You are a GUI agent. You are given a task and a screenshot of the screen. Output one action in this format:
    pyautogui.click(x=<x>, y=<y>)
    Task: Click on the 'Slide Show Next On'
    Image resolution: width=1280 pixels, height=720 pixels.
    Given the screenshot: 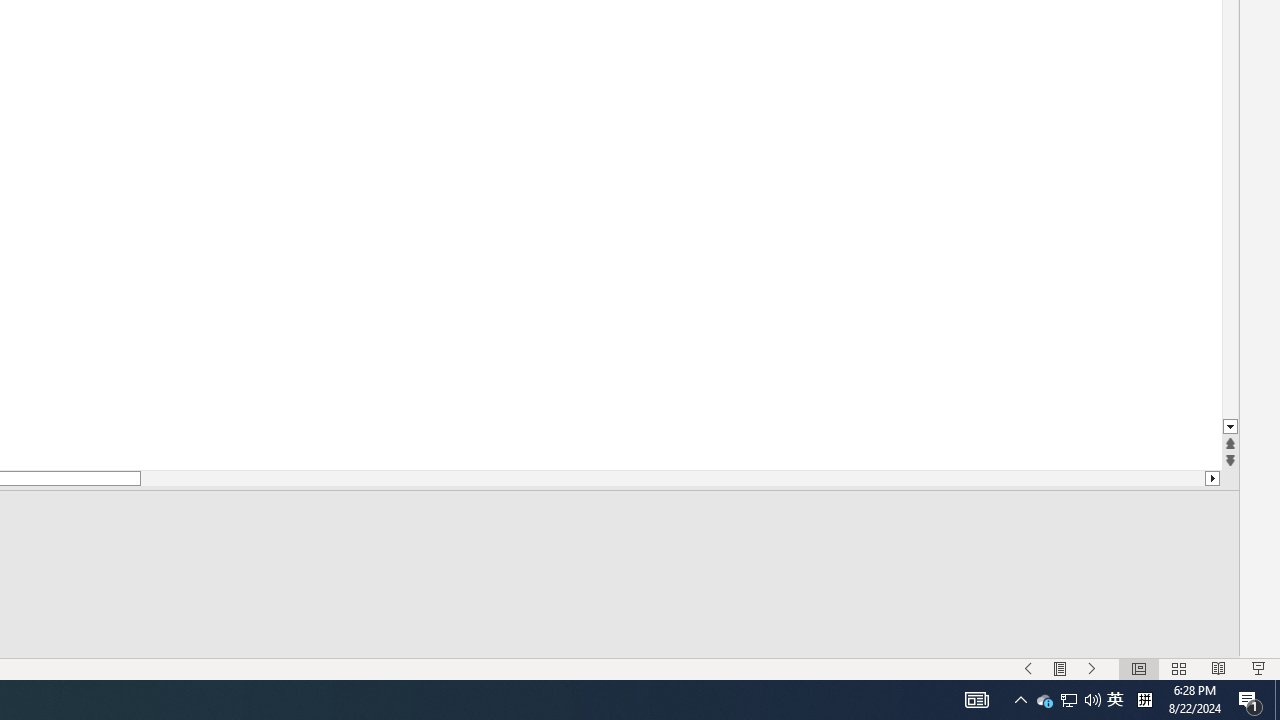 What is the action you would take?
    pyautogui.click(x=1091, y=669)
    